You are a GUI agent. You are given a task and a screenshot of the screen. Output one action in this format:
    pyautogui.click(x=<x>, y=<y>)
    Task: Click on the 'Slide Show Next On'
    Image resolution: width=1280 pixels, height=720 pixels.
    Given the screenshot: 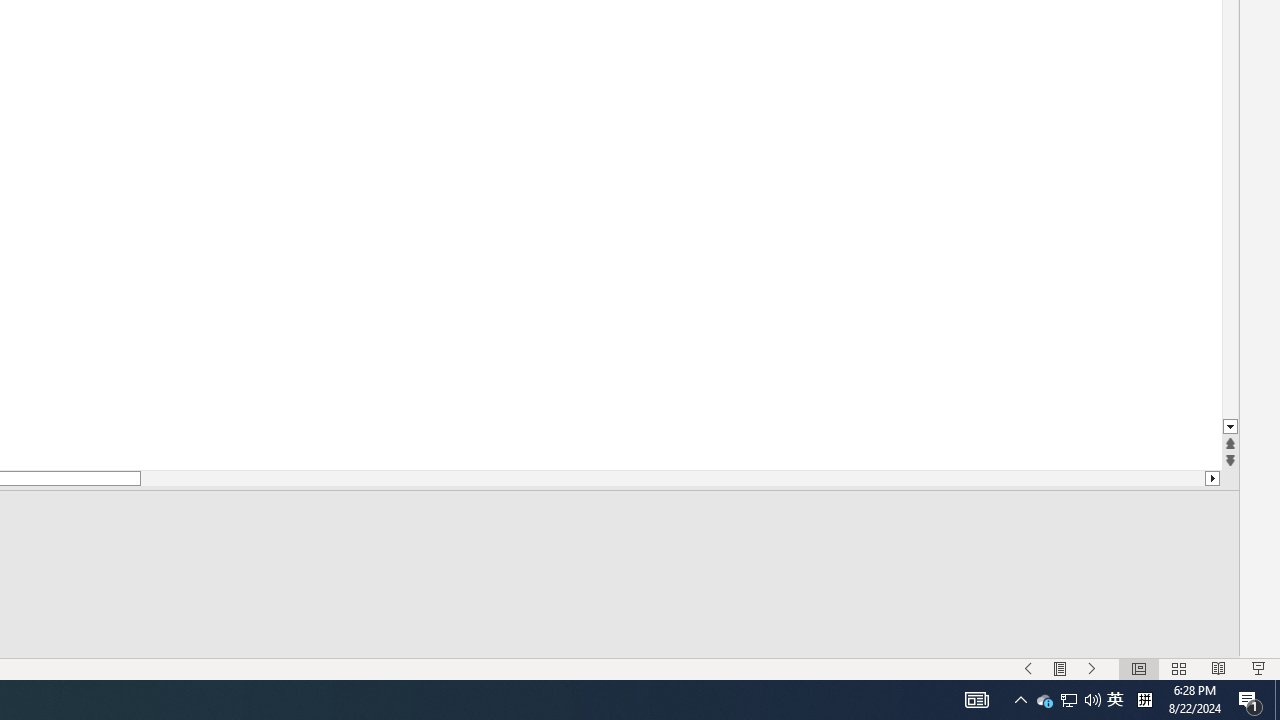 What is the action you would take?
    pyautogui.click(x=1091, y=669)
    